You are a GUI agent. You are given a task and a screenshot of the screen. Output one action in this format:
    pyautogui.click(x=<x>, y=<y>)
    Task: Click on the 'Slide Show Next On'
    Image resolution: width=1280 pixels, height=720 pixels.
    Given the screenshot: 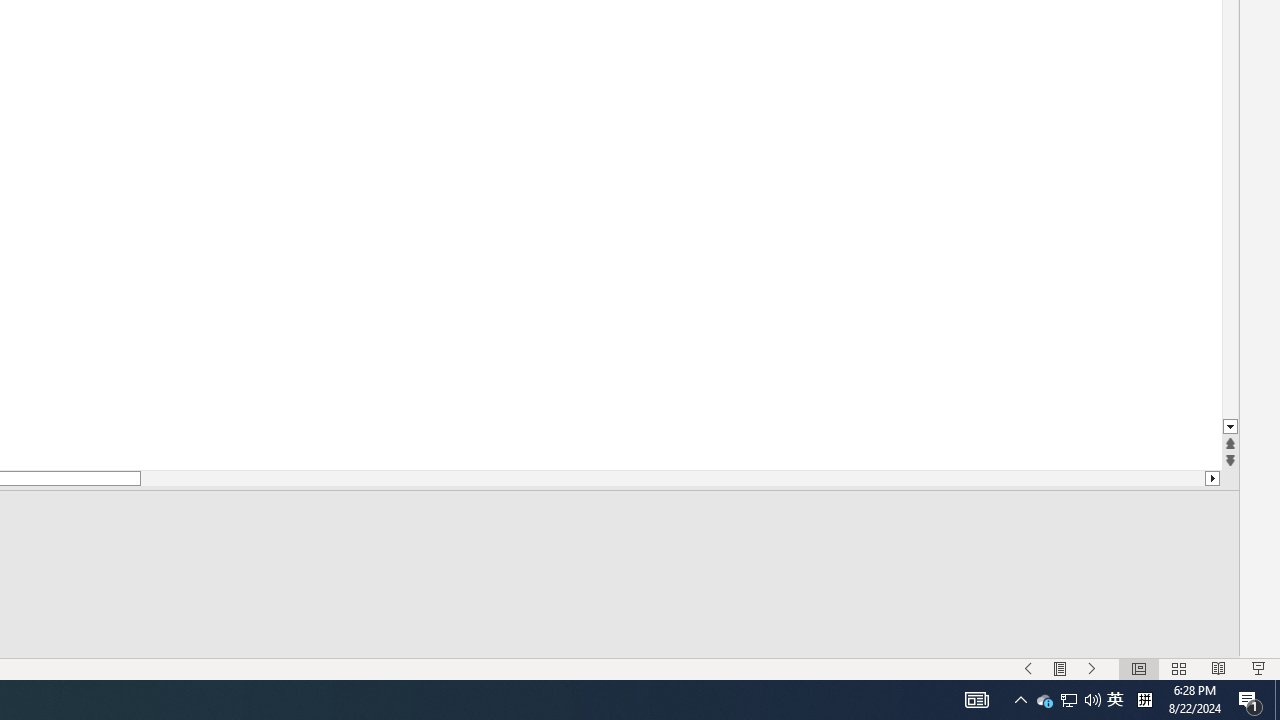 What is the action you would take?
    pyautogui.click(x=1091, y=669)
    